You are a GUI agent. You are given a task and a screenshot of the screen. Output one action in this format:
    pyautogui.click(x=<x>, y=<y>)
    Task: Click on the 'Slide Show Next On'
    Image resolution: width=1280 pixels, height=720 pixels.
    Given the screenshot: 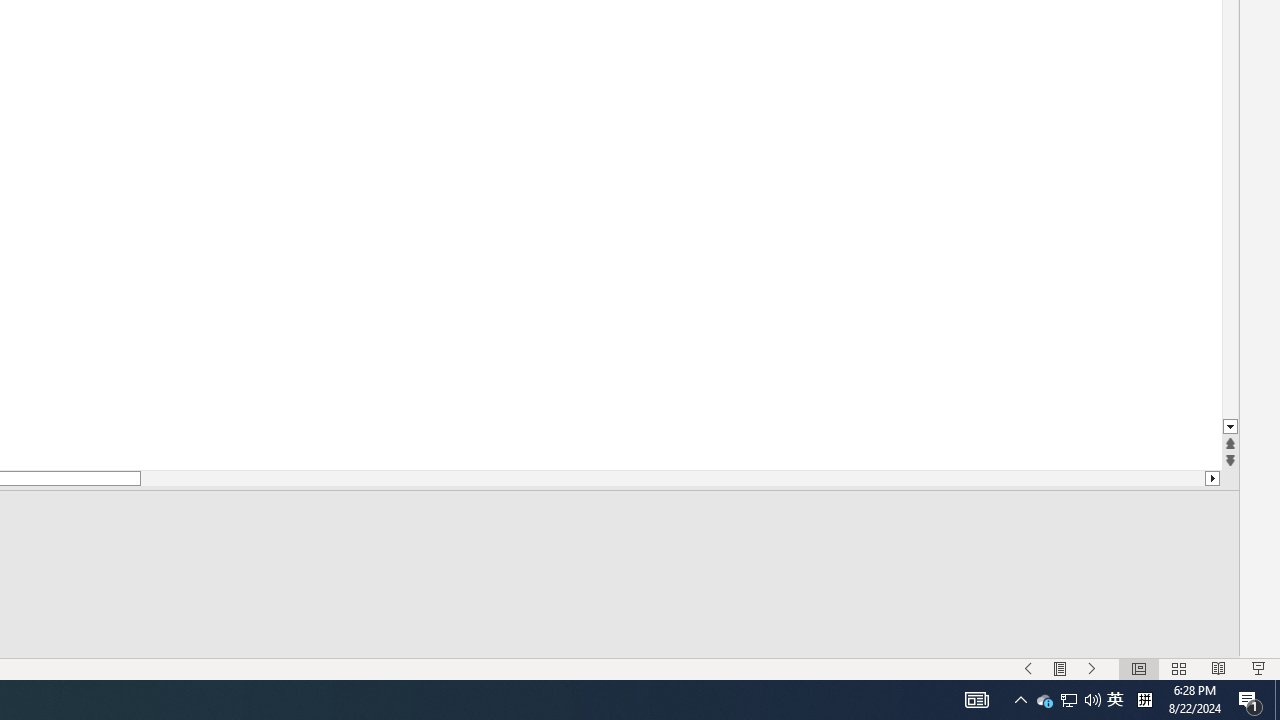 What is the action you would take?
    pyautogui.click(x=1091, y=669)
    